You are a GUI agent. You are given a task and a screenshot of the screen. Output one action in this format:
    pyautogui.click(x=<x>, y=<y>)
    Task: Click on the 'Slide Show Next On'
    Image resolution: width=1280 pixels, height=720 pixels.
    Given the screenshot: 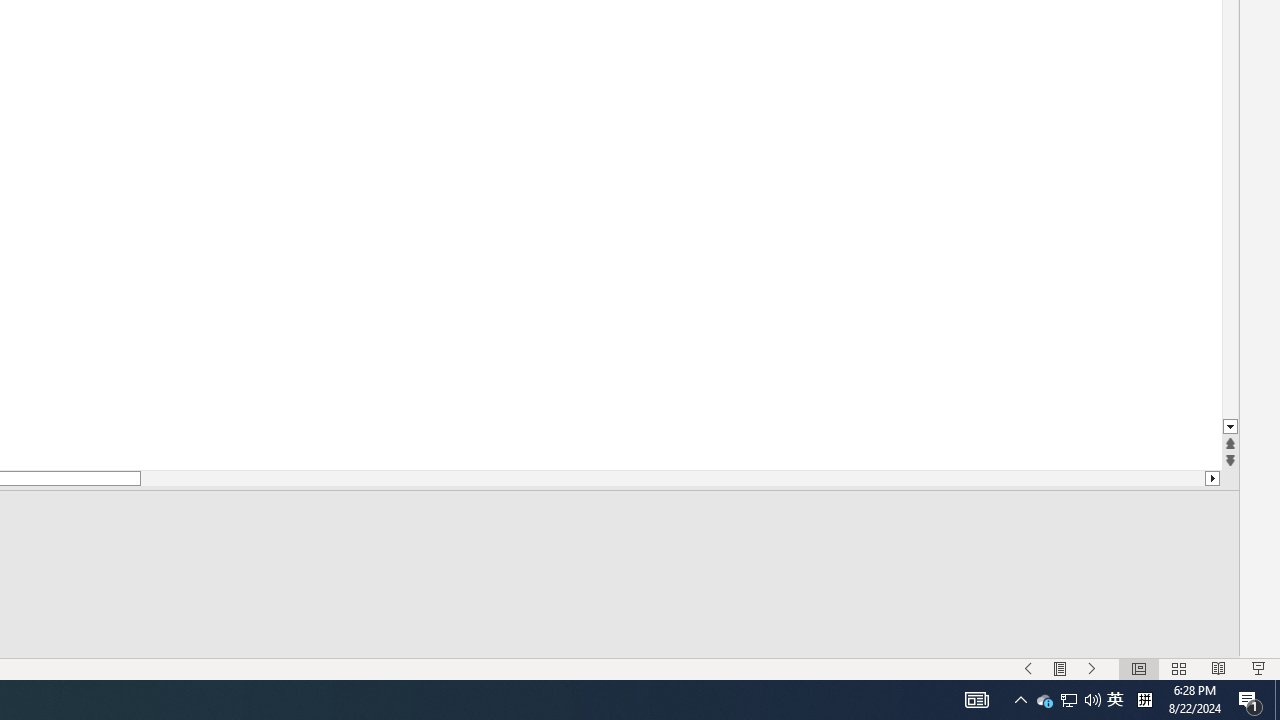 What is the action you would take?
    pyautogui.click(x=1091, y=669)
    